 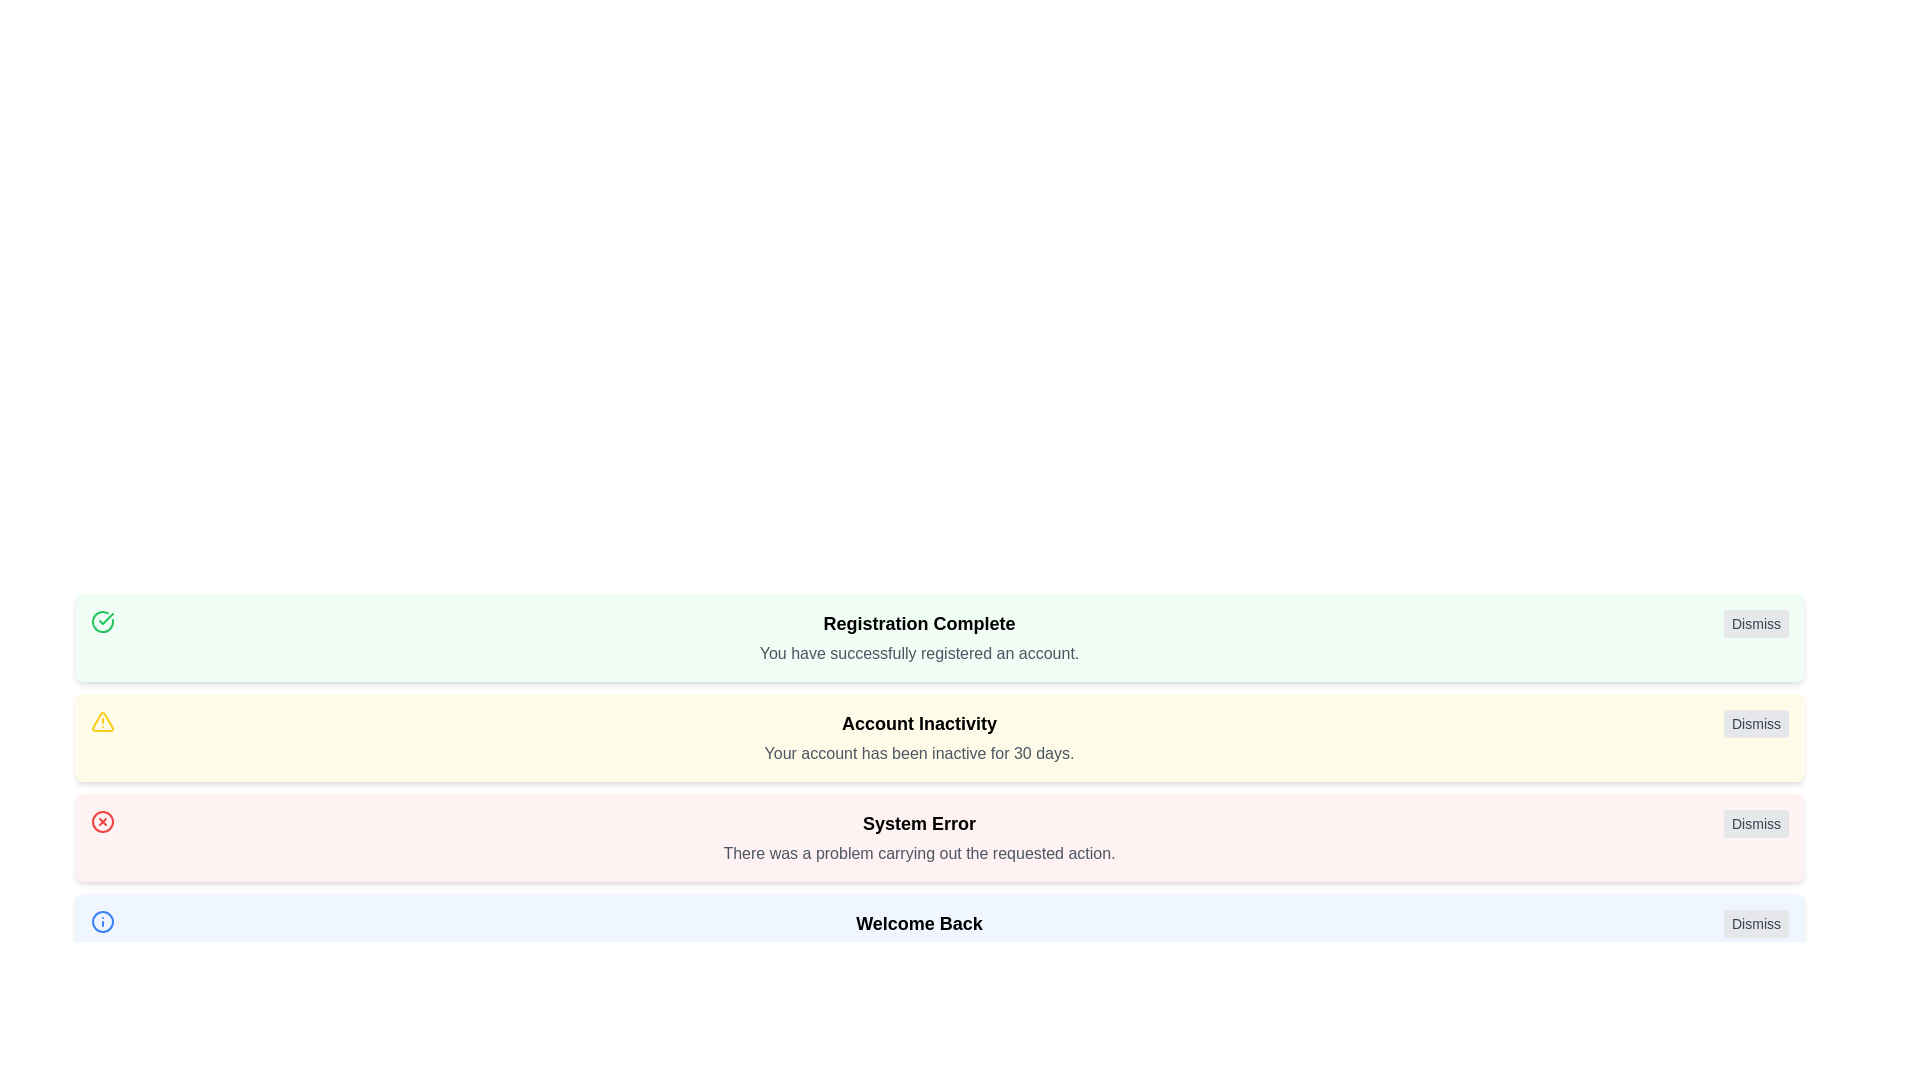 I want to click on the text label displaying 'System Error' located in the third notification segment, which has a pale red background and is positioned below the 'Account Inactivity' message, so click(x=918, y=824).